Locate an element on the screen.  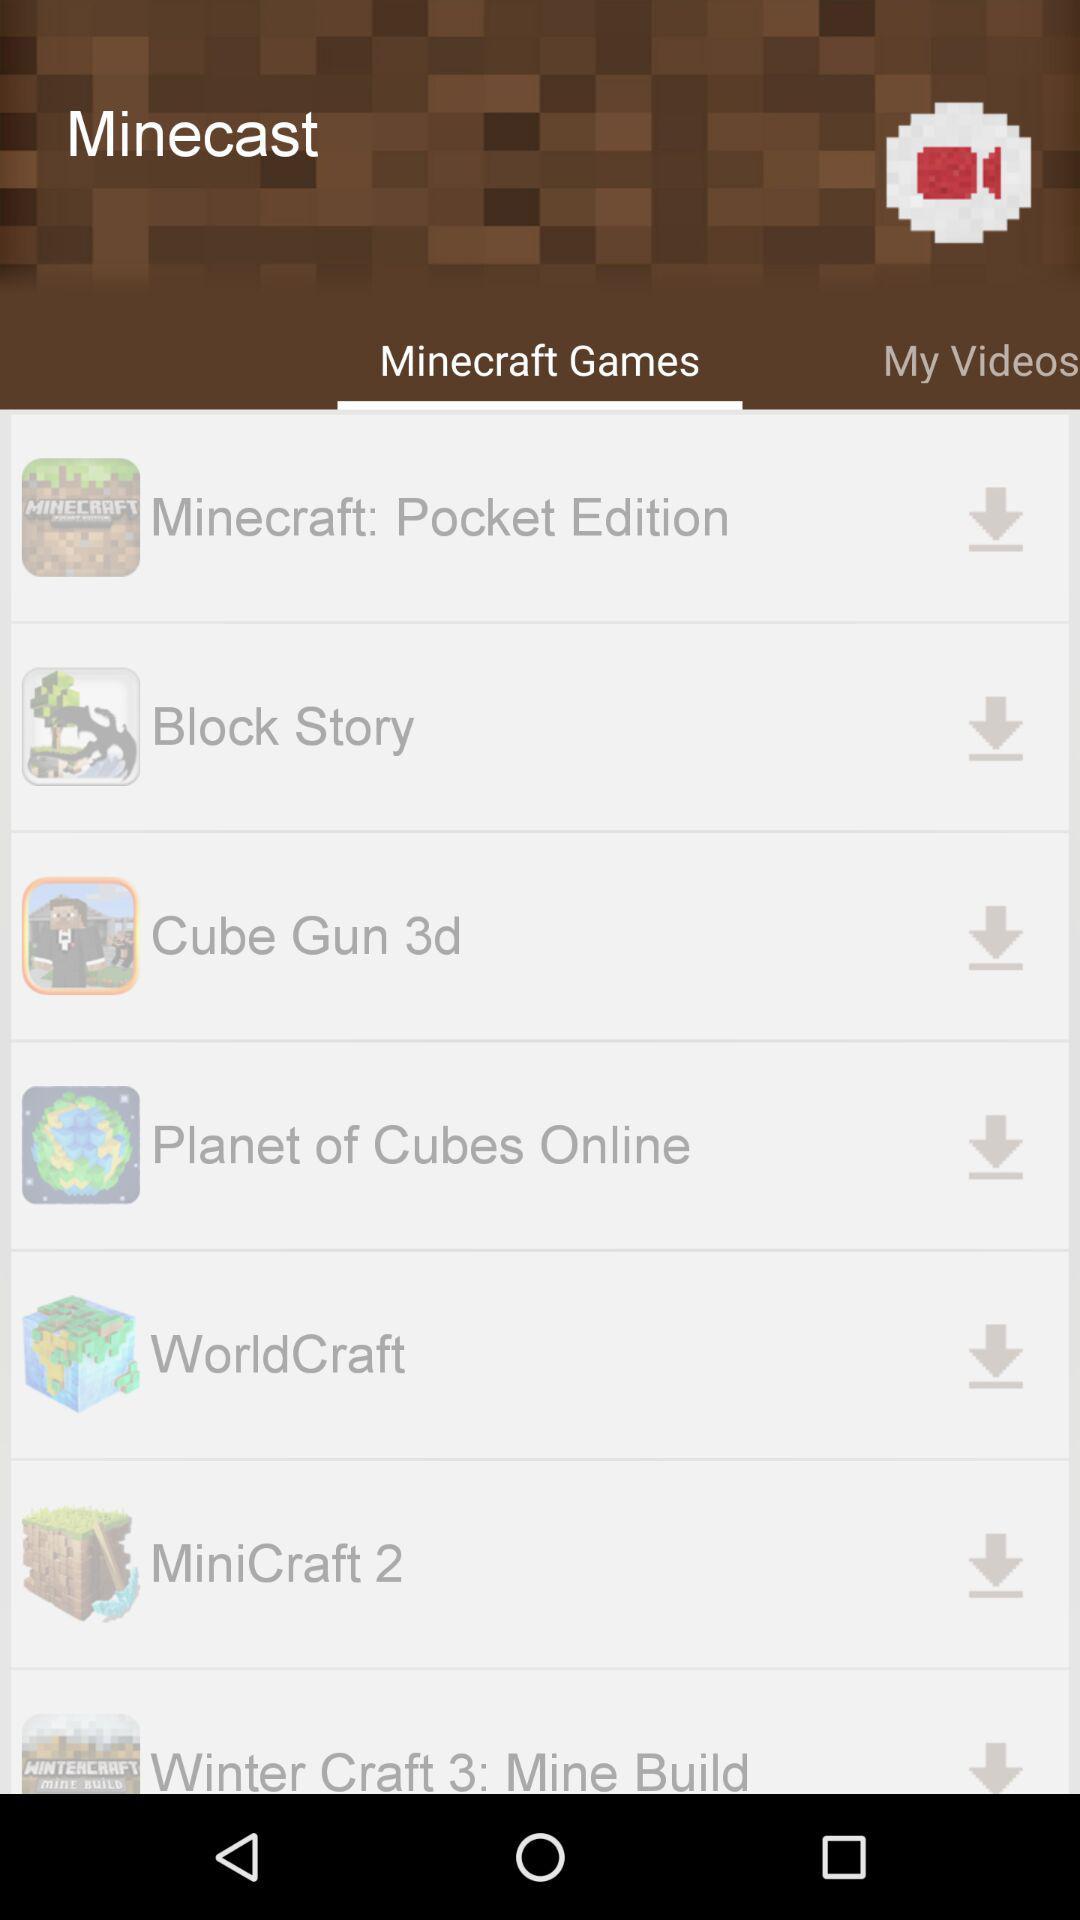
icon at bottom right corner is located at coordinates (995, 1756).